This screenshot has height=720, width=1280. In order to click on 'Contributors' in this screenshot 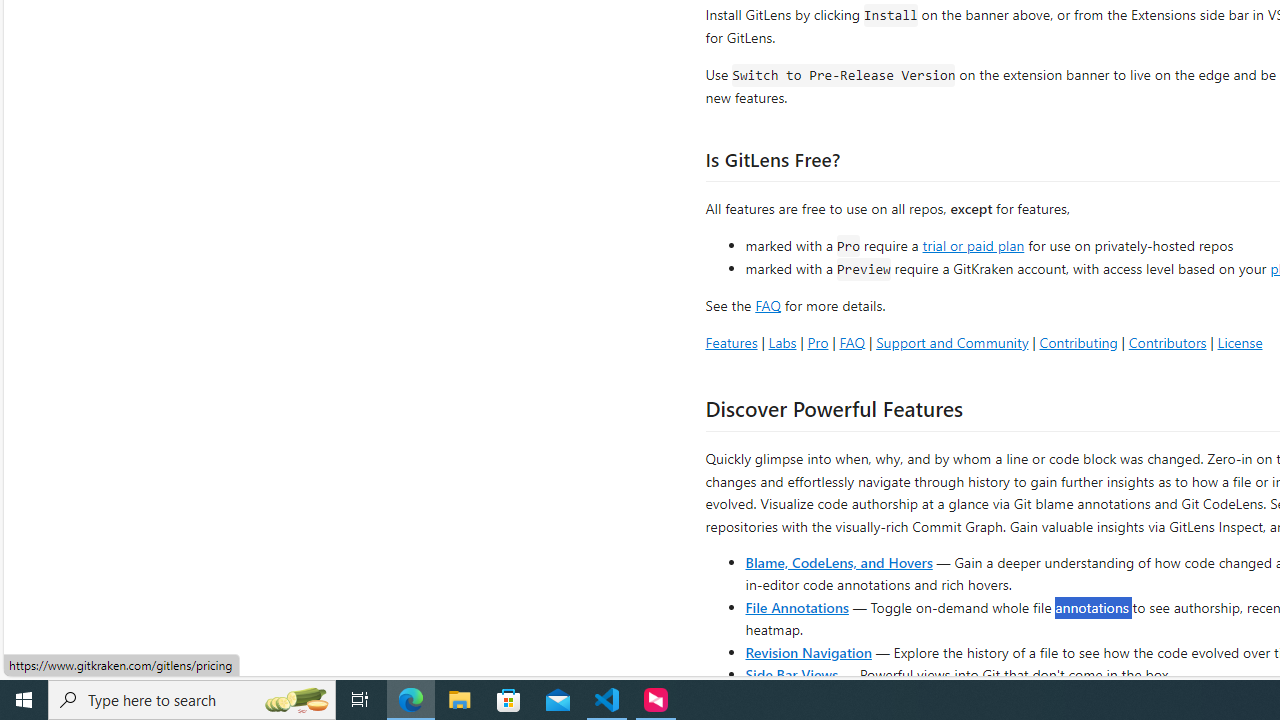, I will do `click(1167, 341)`.